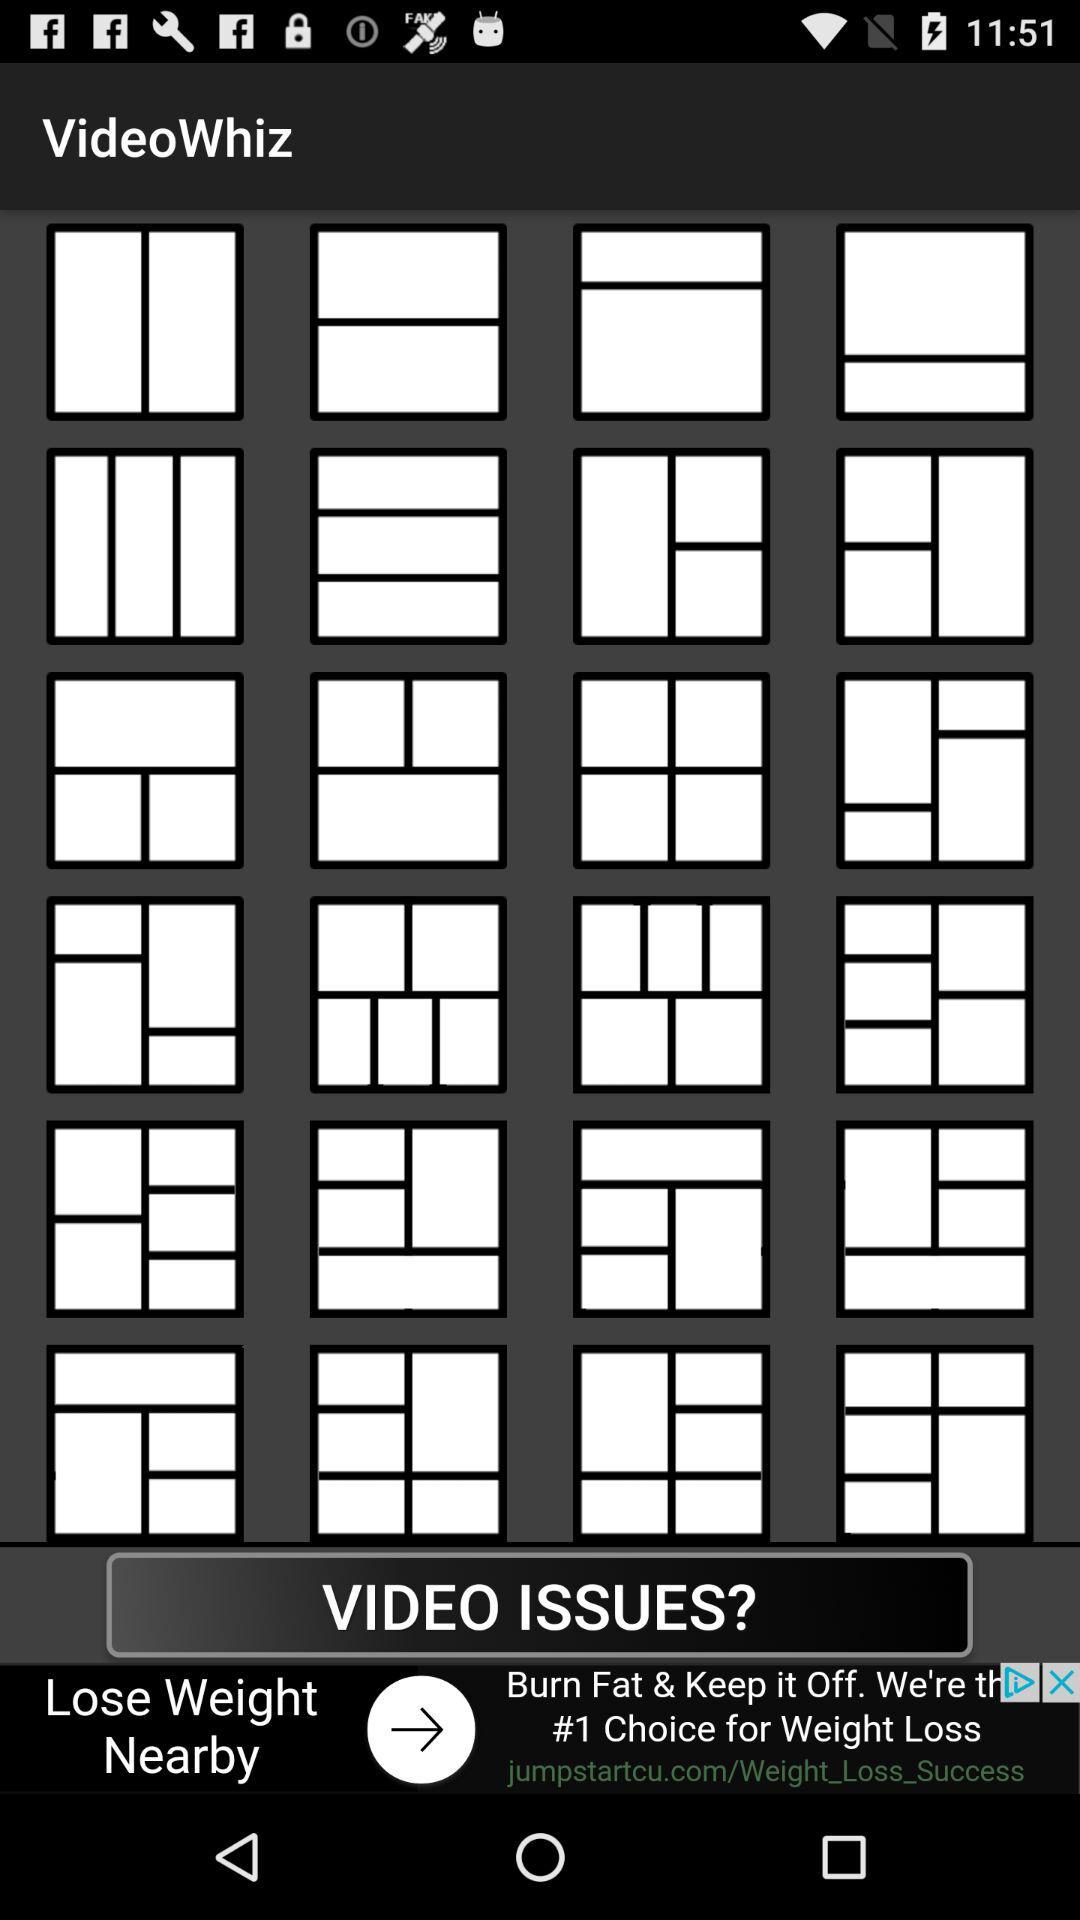 The width and height of the screenshot is (1080, 1920). I want to click on for video allignment, so click(407, 546).